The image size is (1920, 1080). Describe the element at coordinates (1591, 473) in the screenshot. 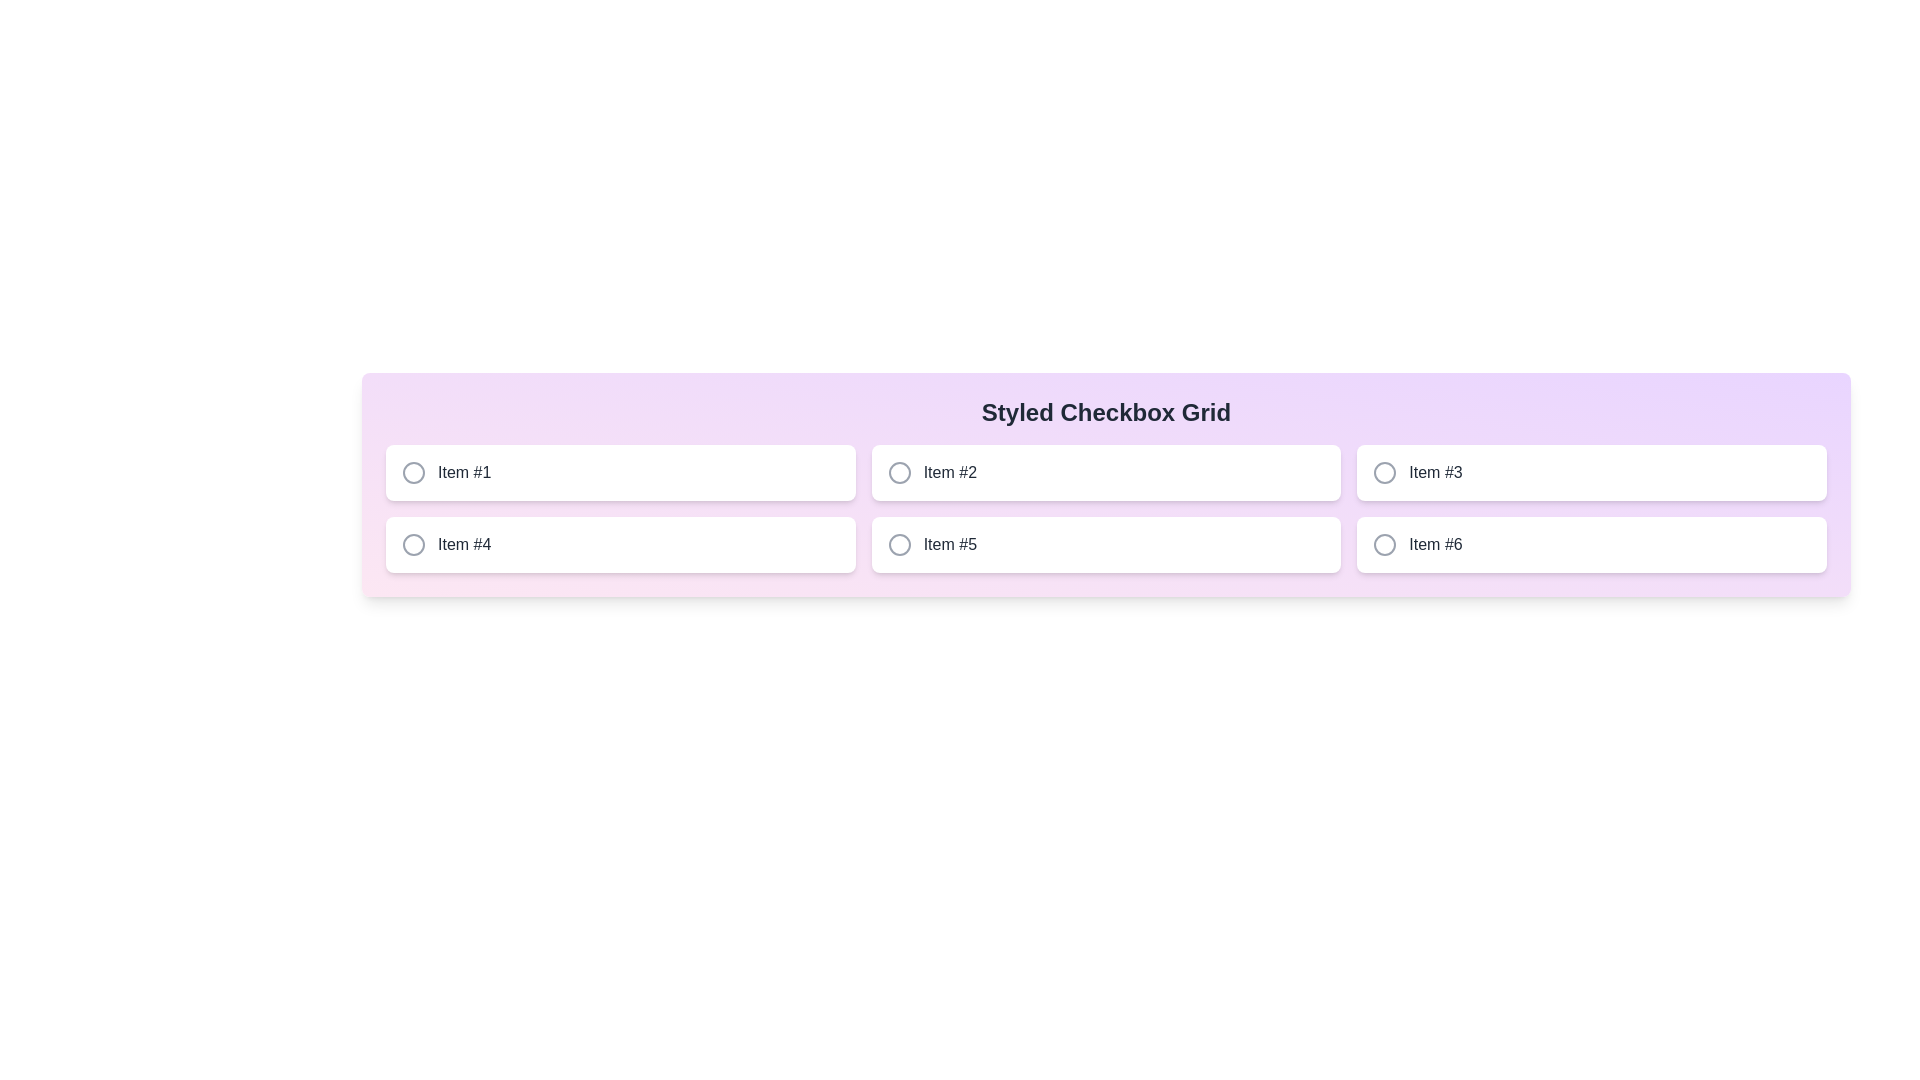

I see `the button labeled Item #3 to observe style changes` at that location.